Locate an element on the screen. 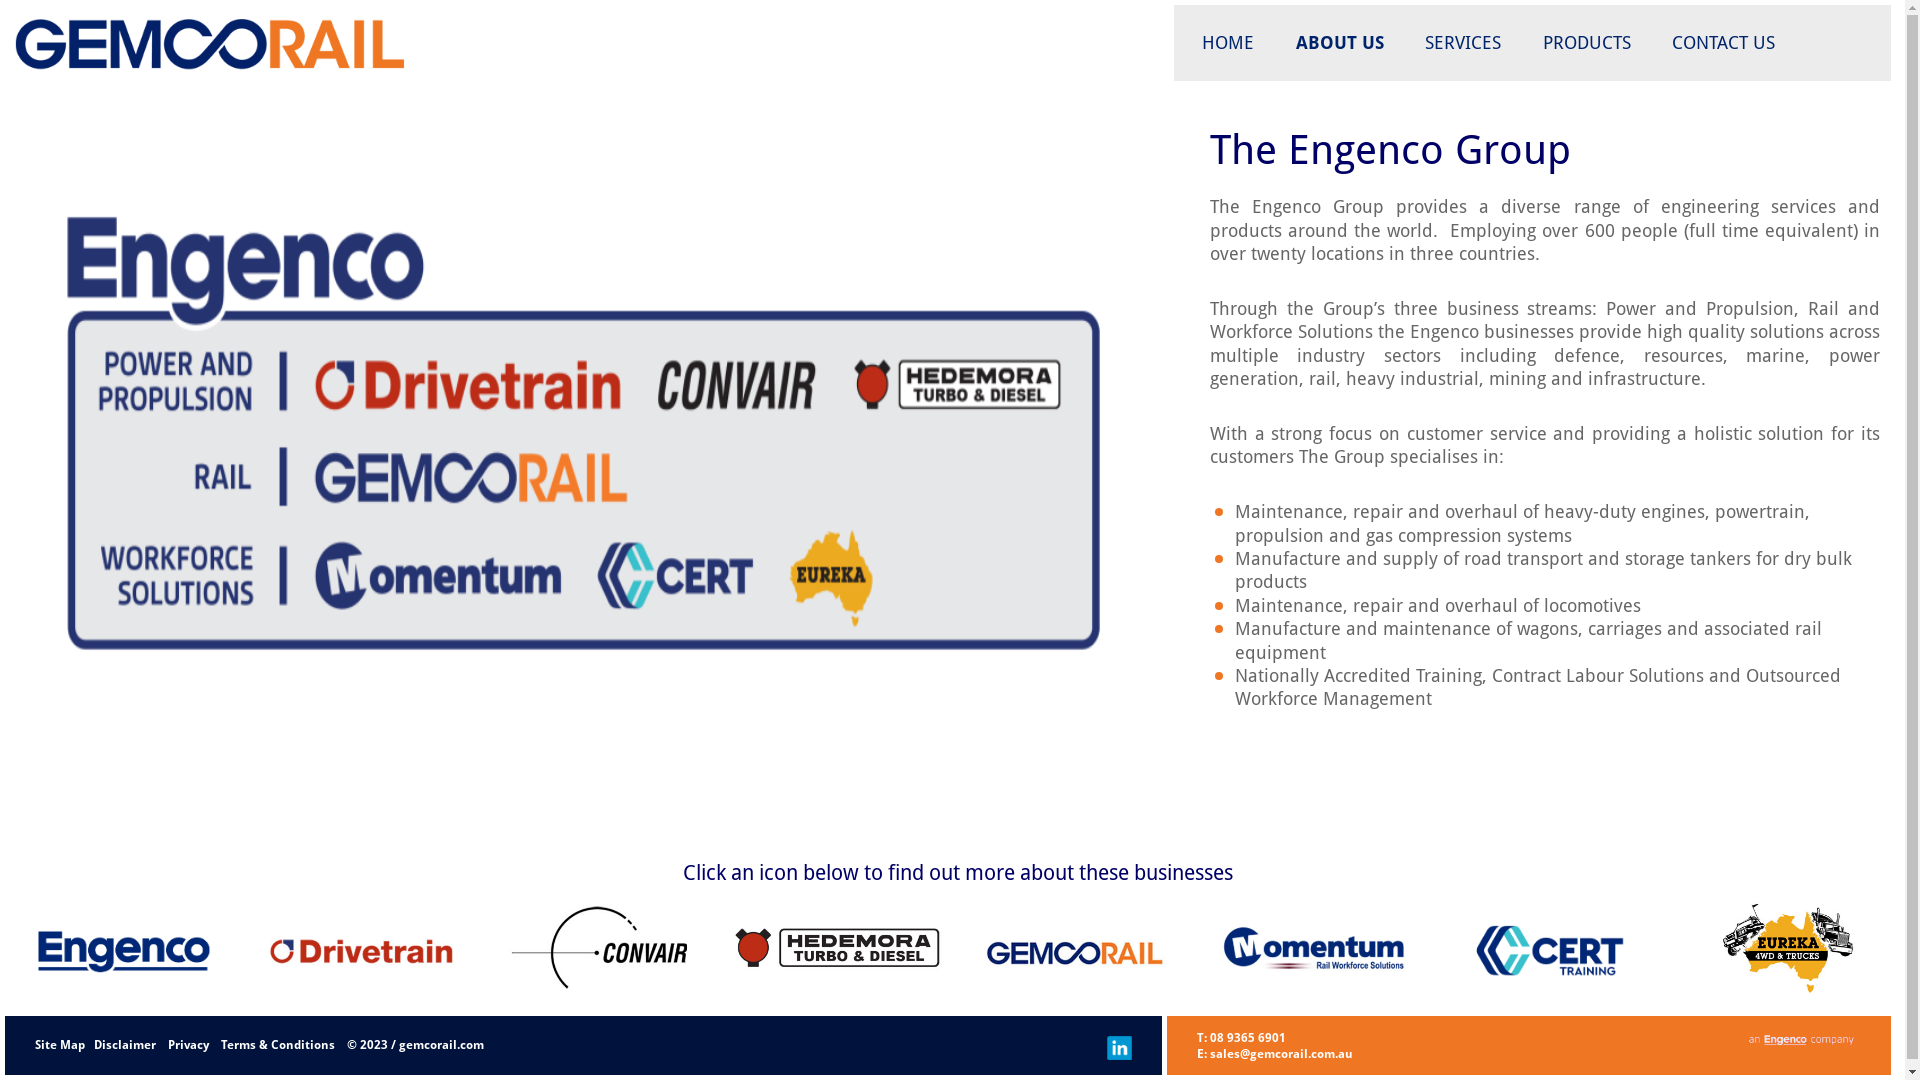 The image size is (1920, 1080). 'ABOUT US' is located at coordinates (1339, 42).